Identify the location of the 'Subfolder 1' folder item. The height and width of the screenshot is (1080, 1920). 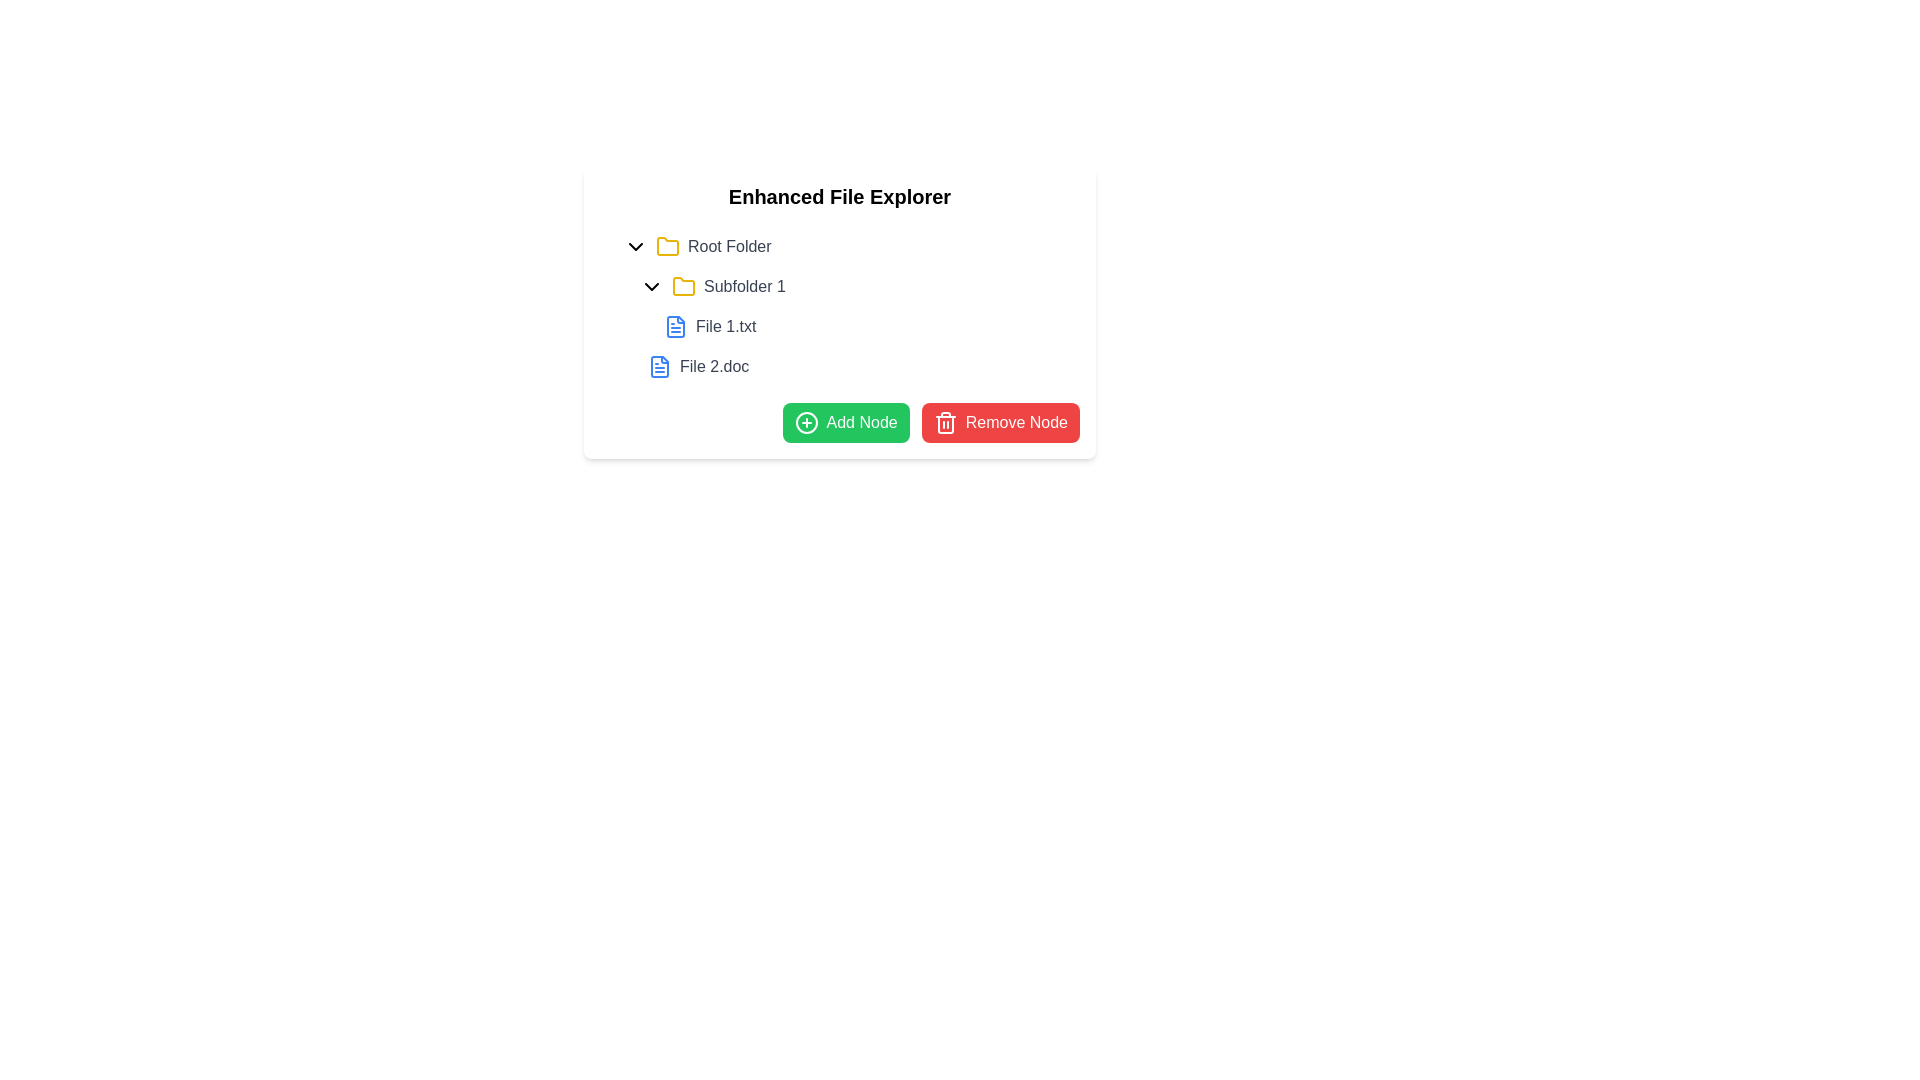
(848, 326).